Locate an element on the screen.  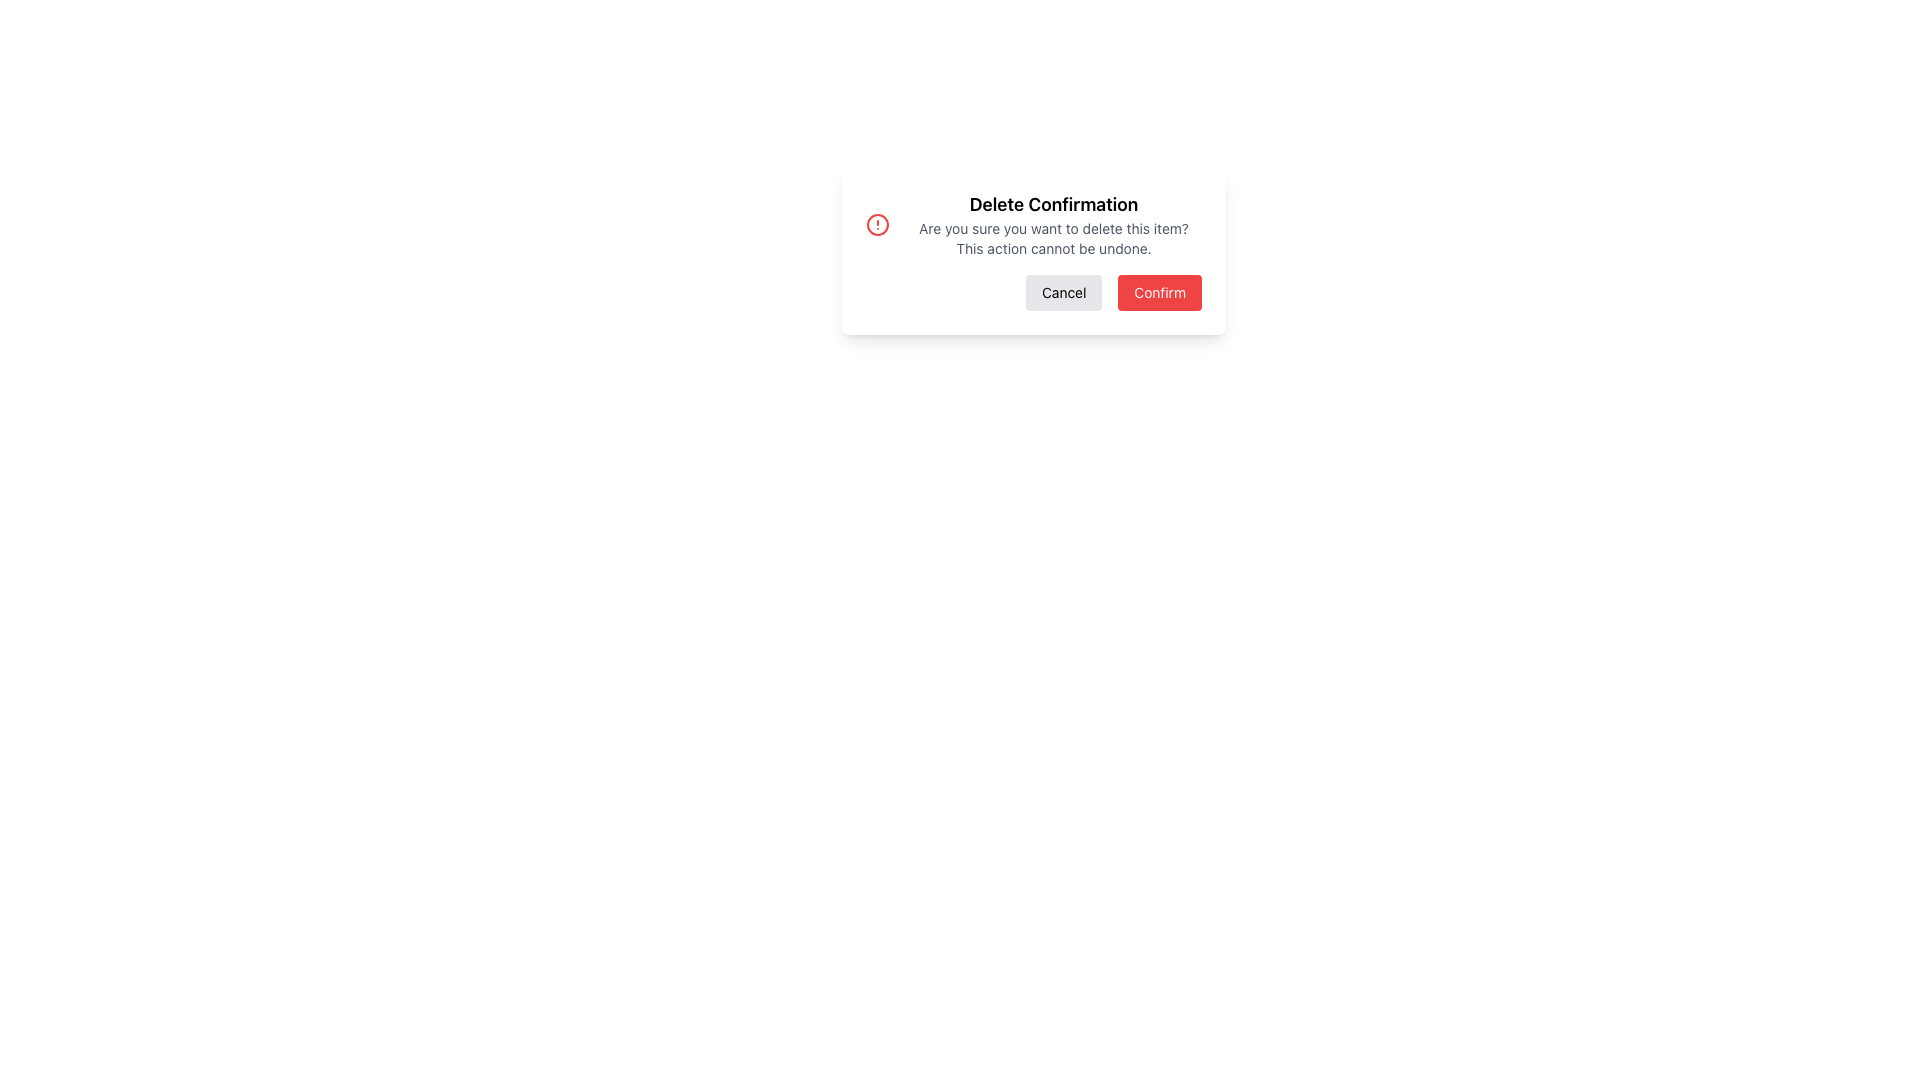
the 'Confirm' button with a red background and white text is located at coordinates (1160, 293).